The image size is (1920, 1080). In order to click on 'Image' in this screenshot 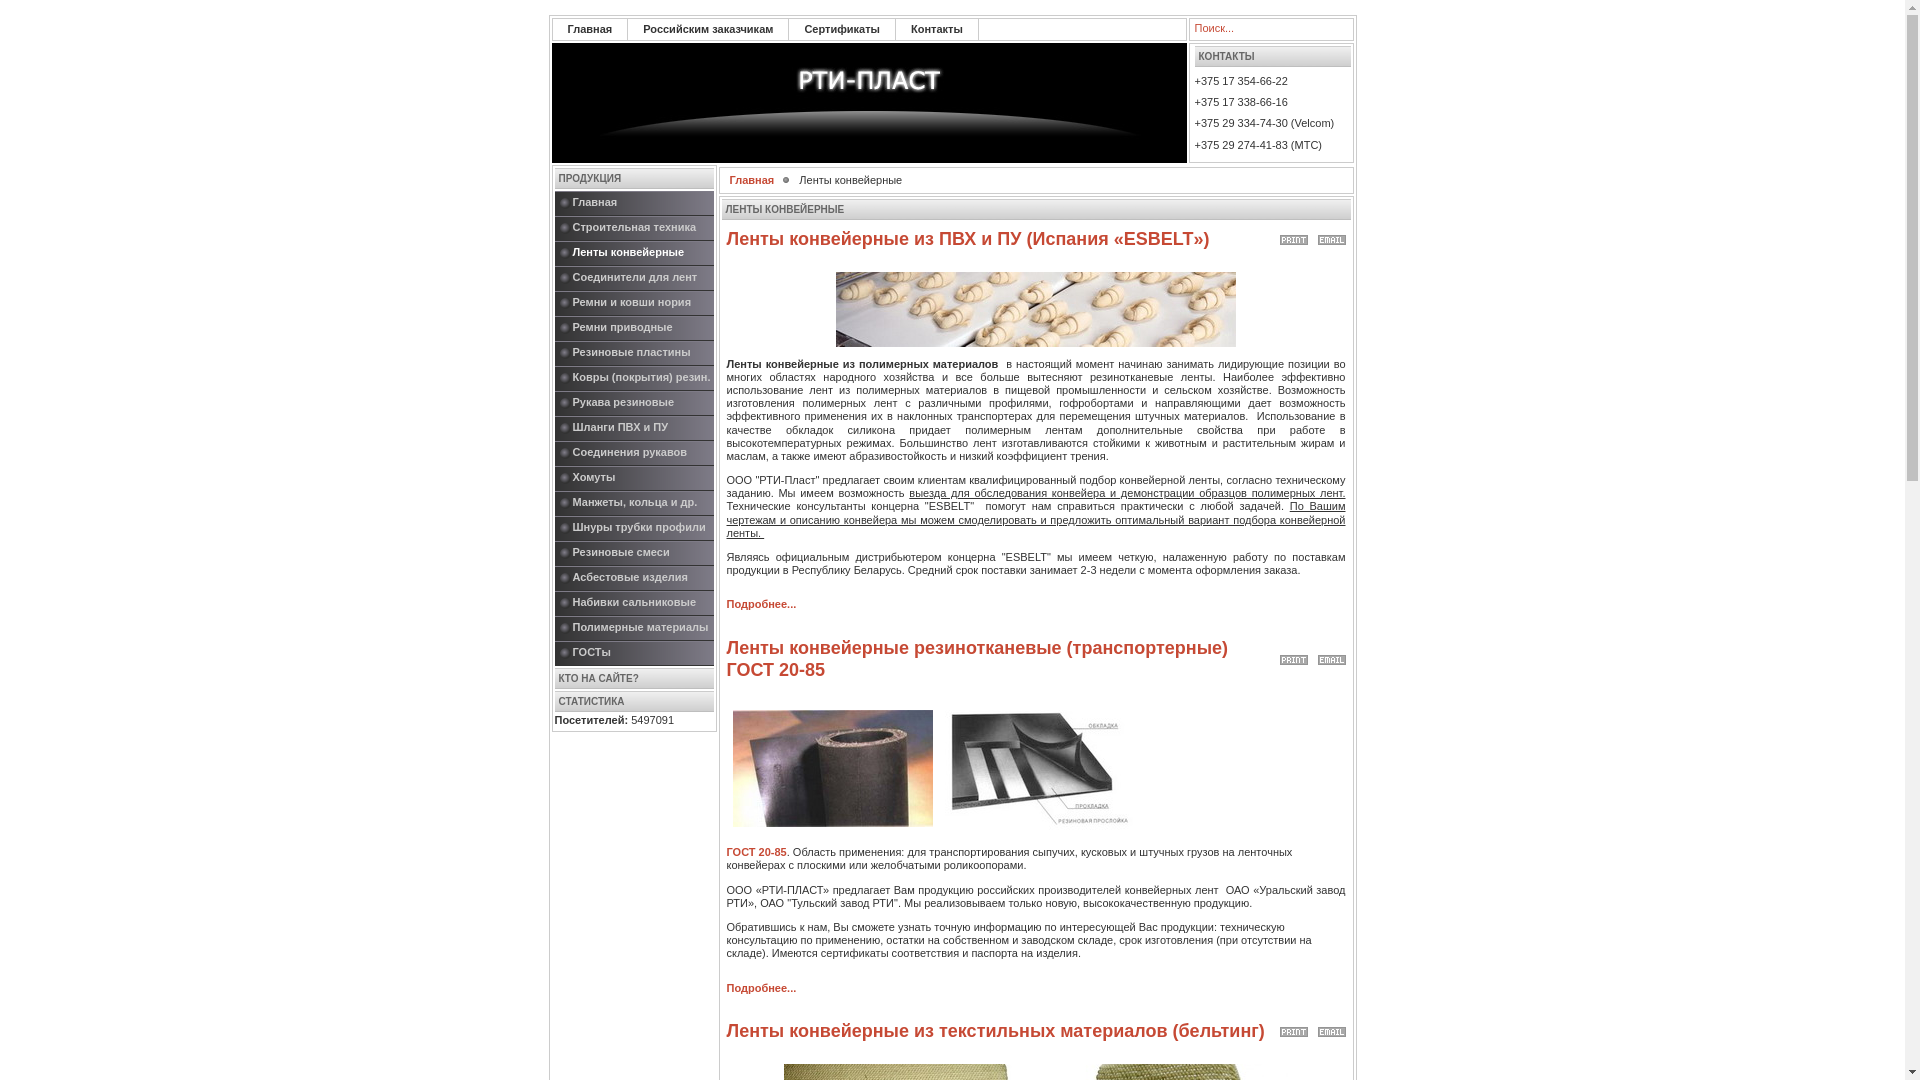, I will do `click(1036, 309)`.